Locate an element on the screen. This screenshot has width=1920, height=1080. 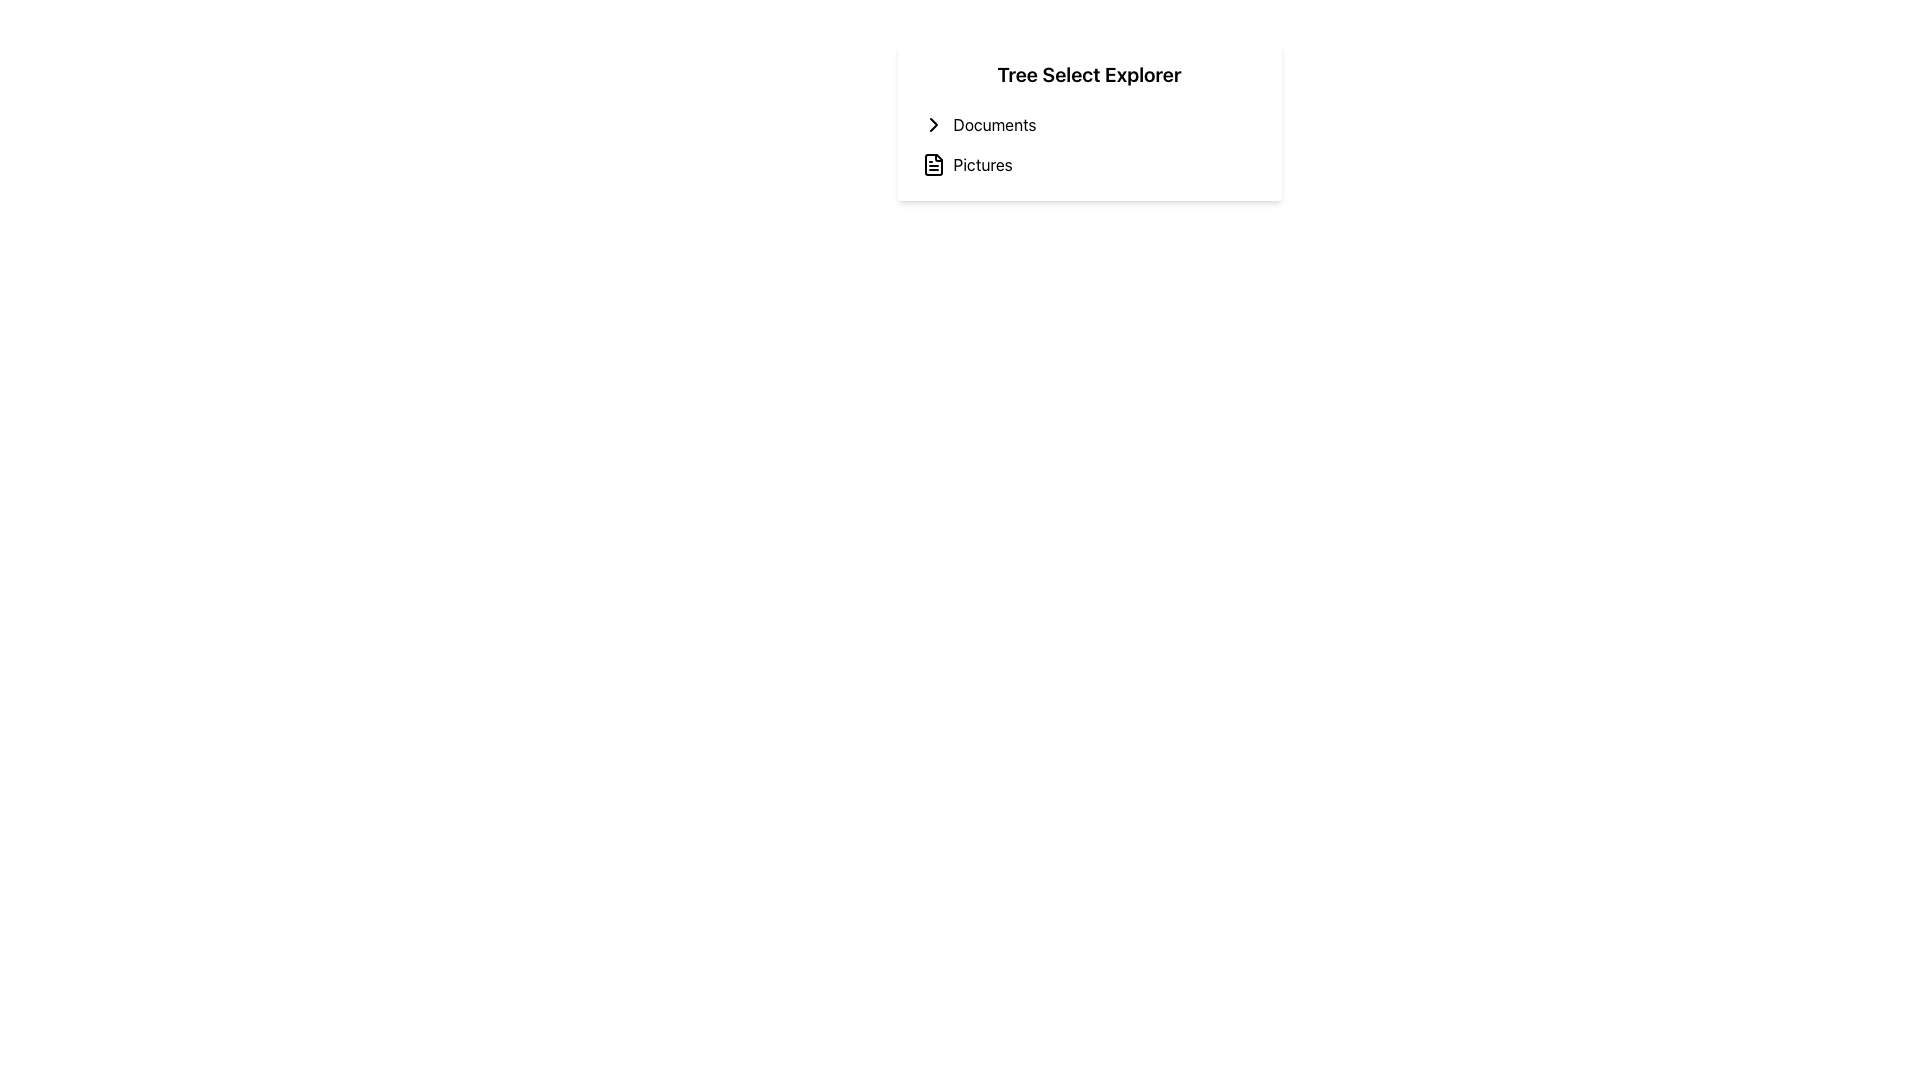
the 'Pictures' text label located to the right of the document icon within the tree selection menu is located at coordinates (983, 164).